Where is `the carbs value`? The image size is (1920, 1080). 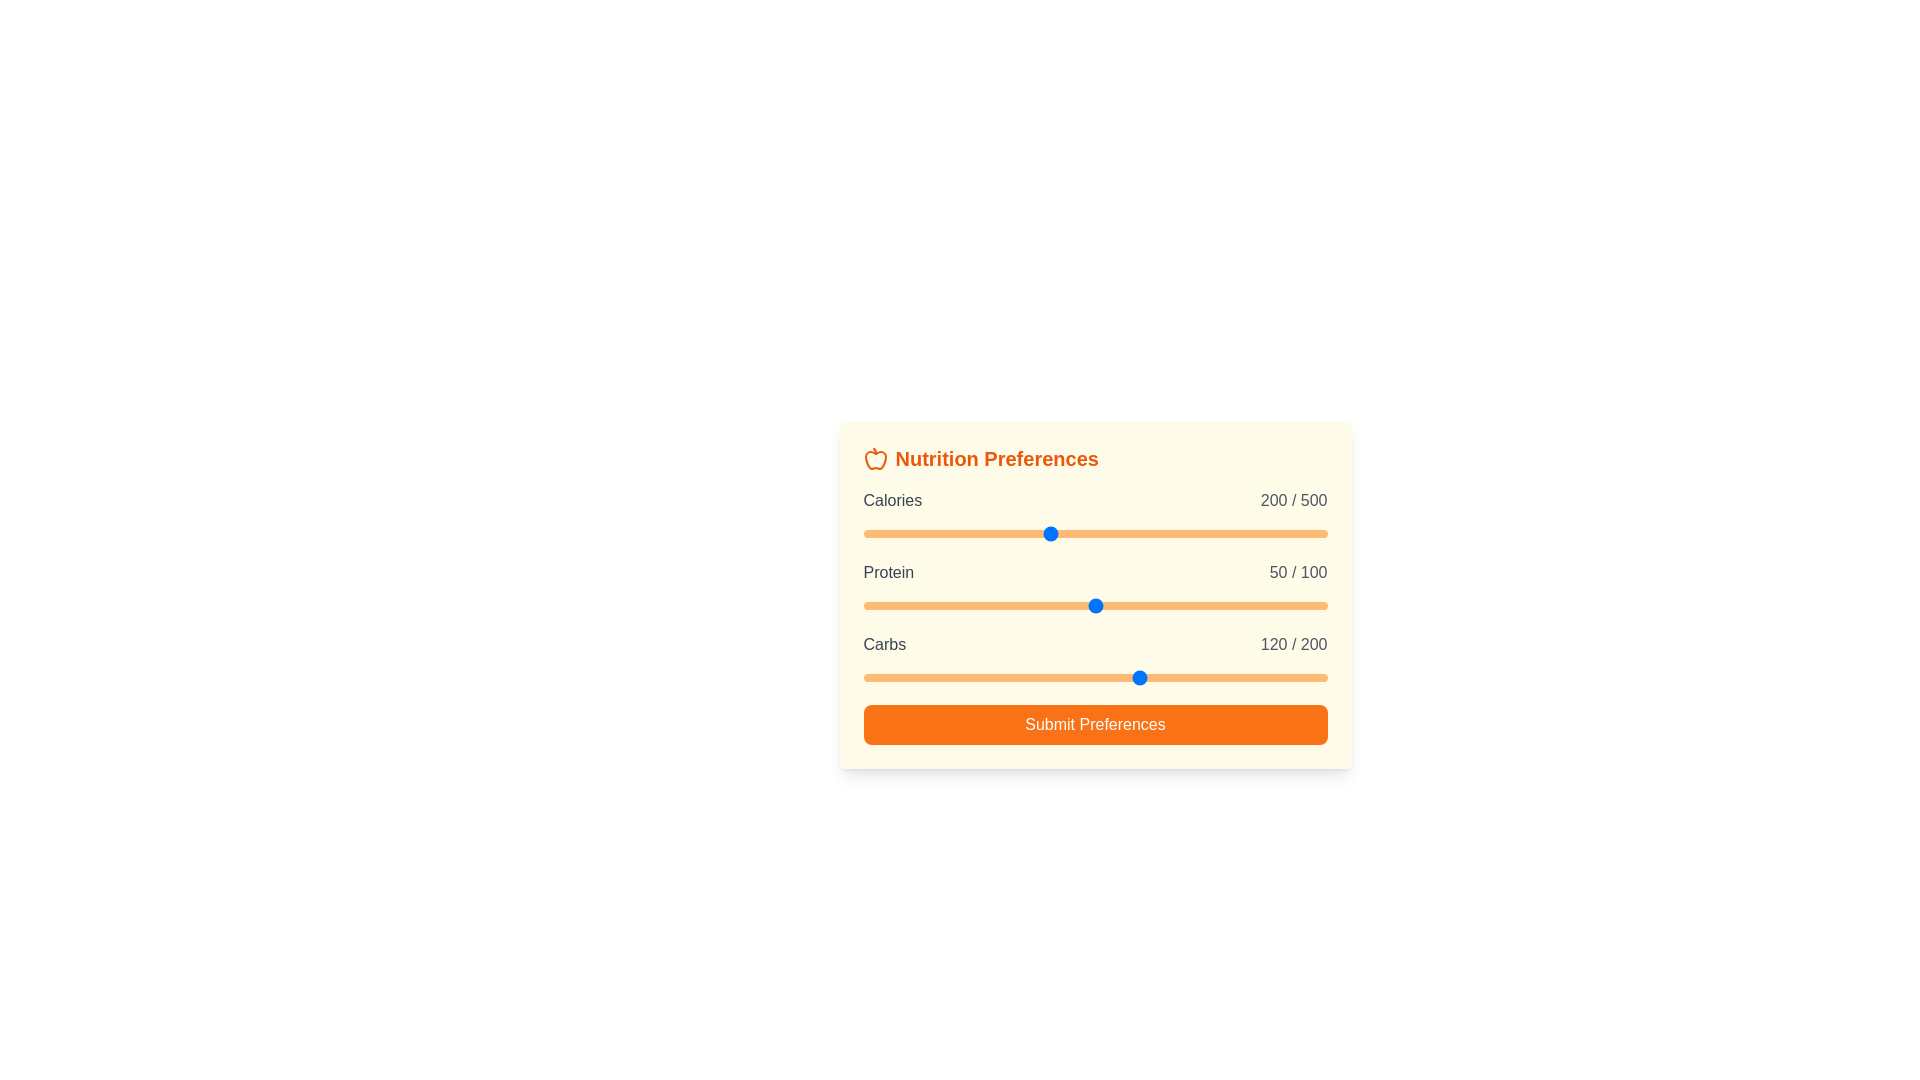 the carbs value is located at coordinates (1117, 677).